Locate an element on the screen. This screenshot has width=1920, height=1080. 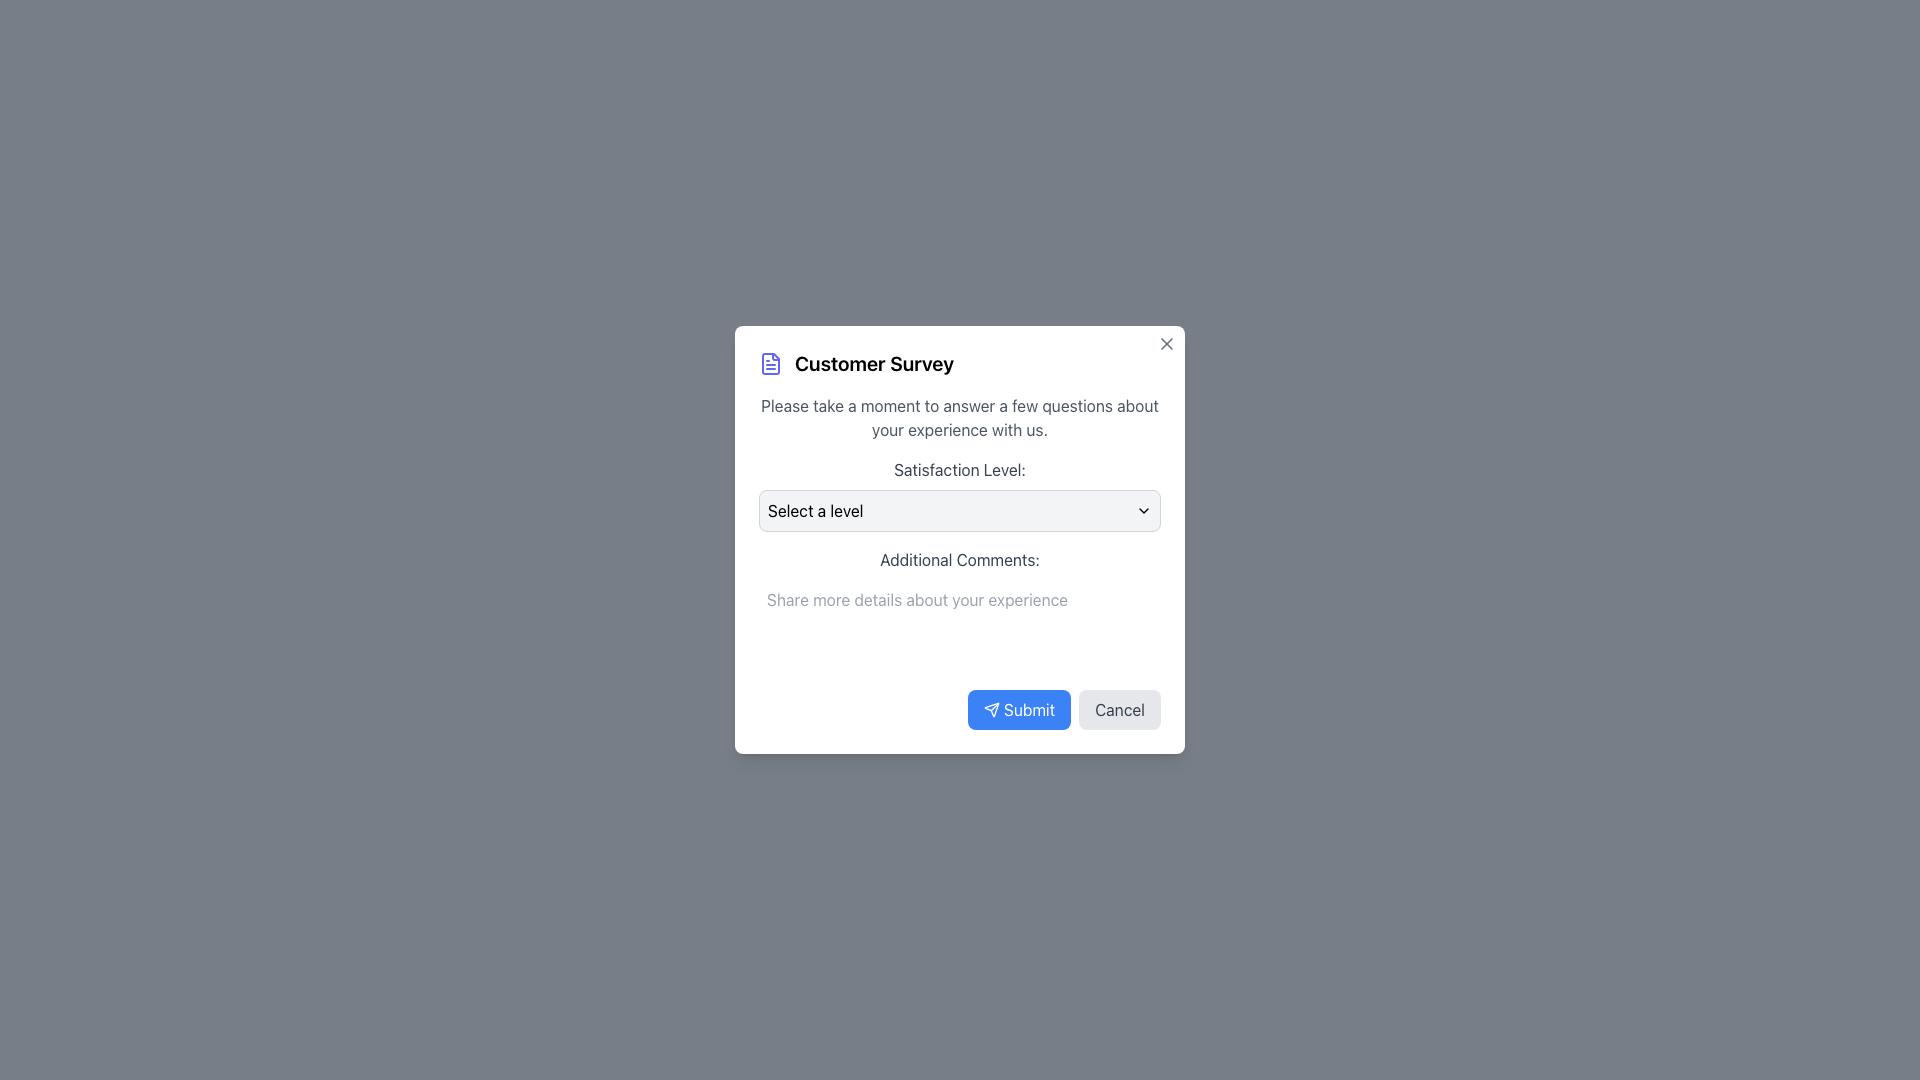
text header labeled 'Customer Survey' which is styled in bold and large font, located near the top of the dialog box and aligned leftward next to a small indigo file icon is located at coordinates (874, 363).